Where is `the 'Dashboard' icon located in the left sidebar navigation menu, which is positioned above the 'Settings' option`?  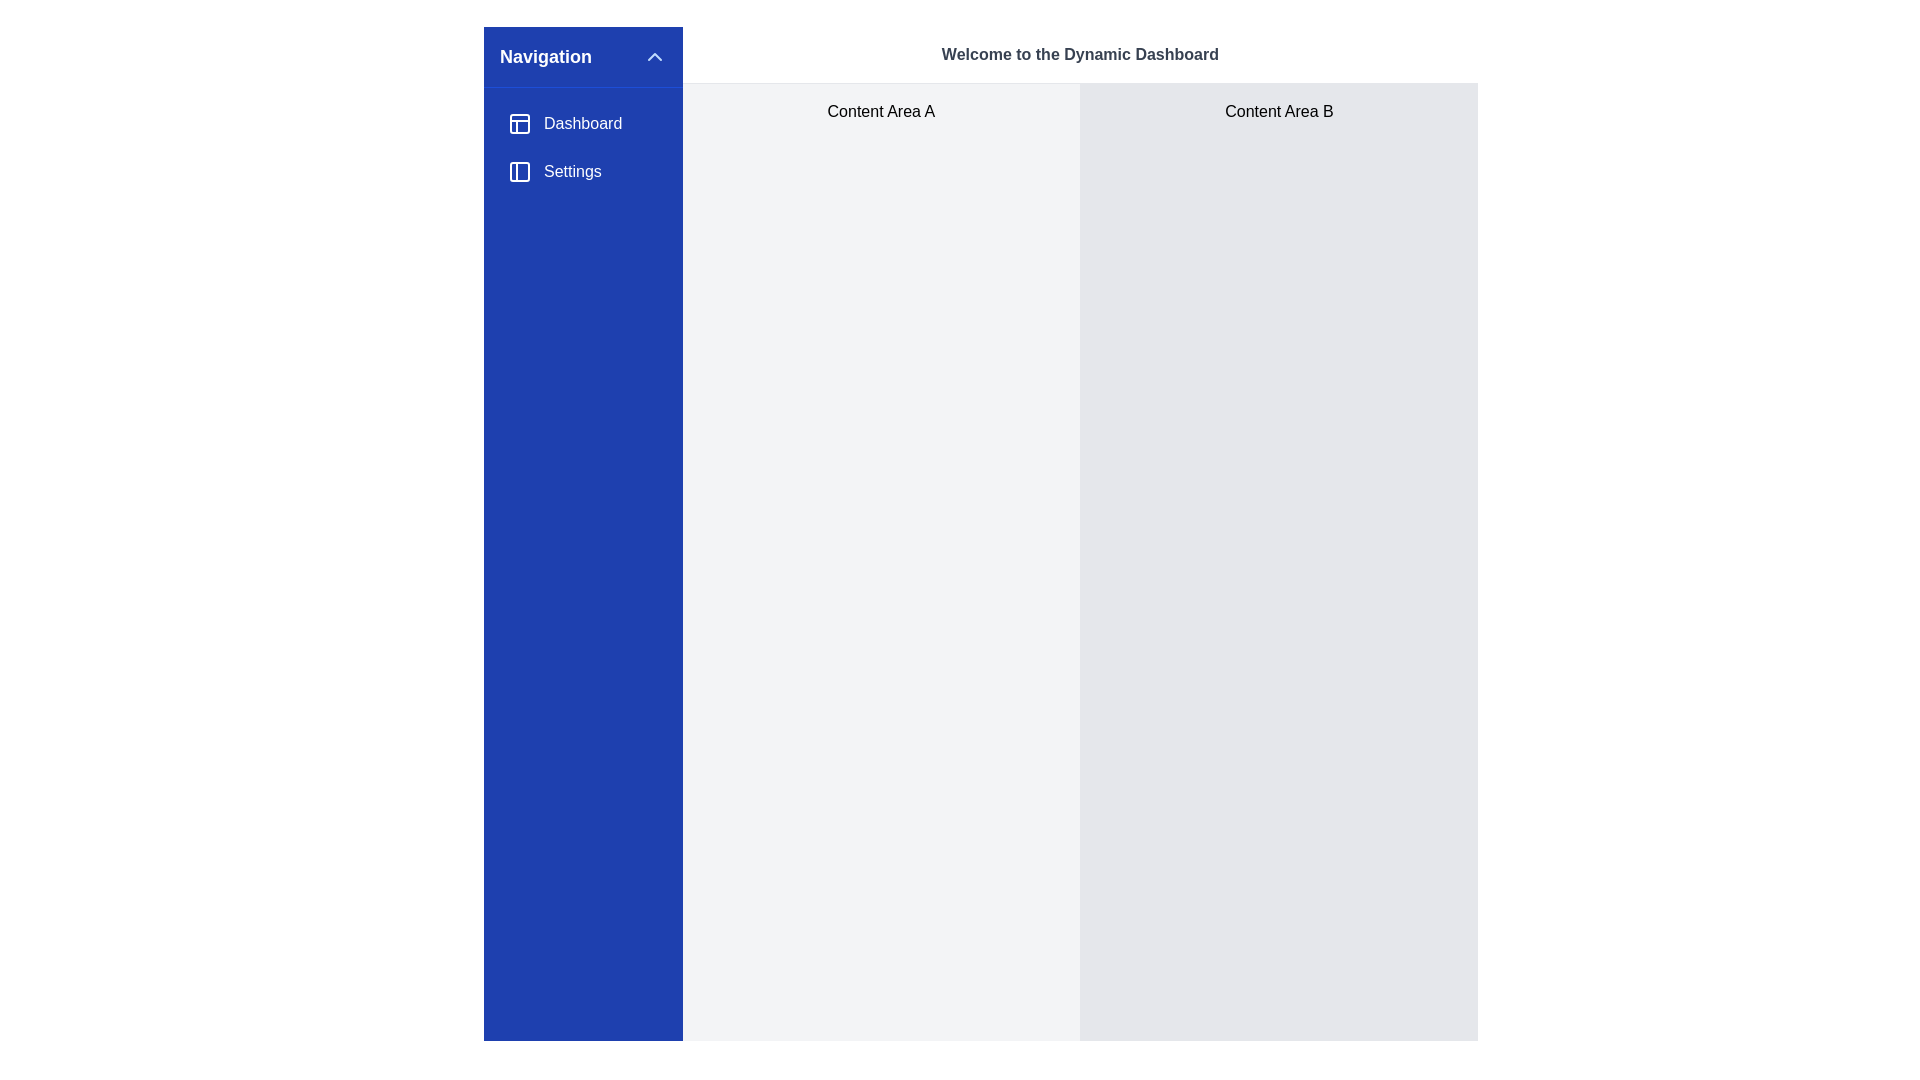 the 'Dashboard' icon located in the left sidebar navigation menu, which is positioned above the 'Settings' option is located at coordinates (519, 123).